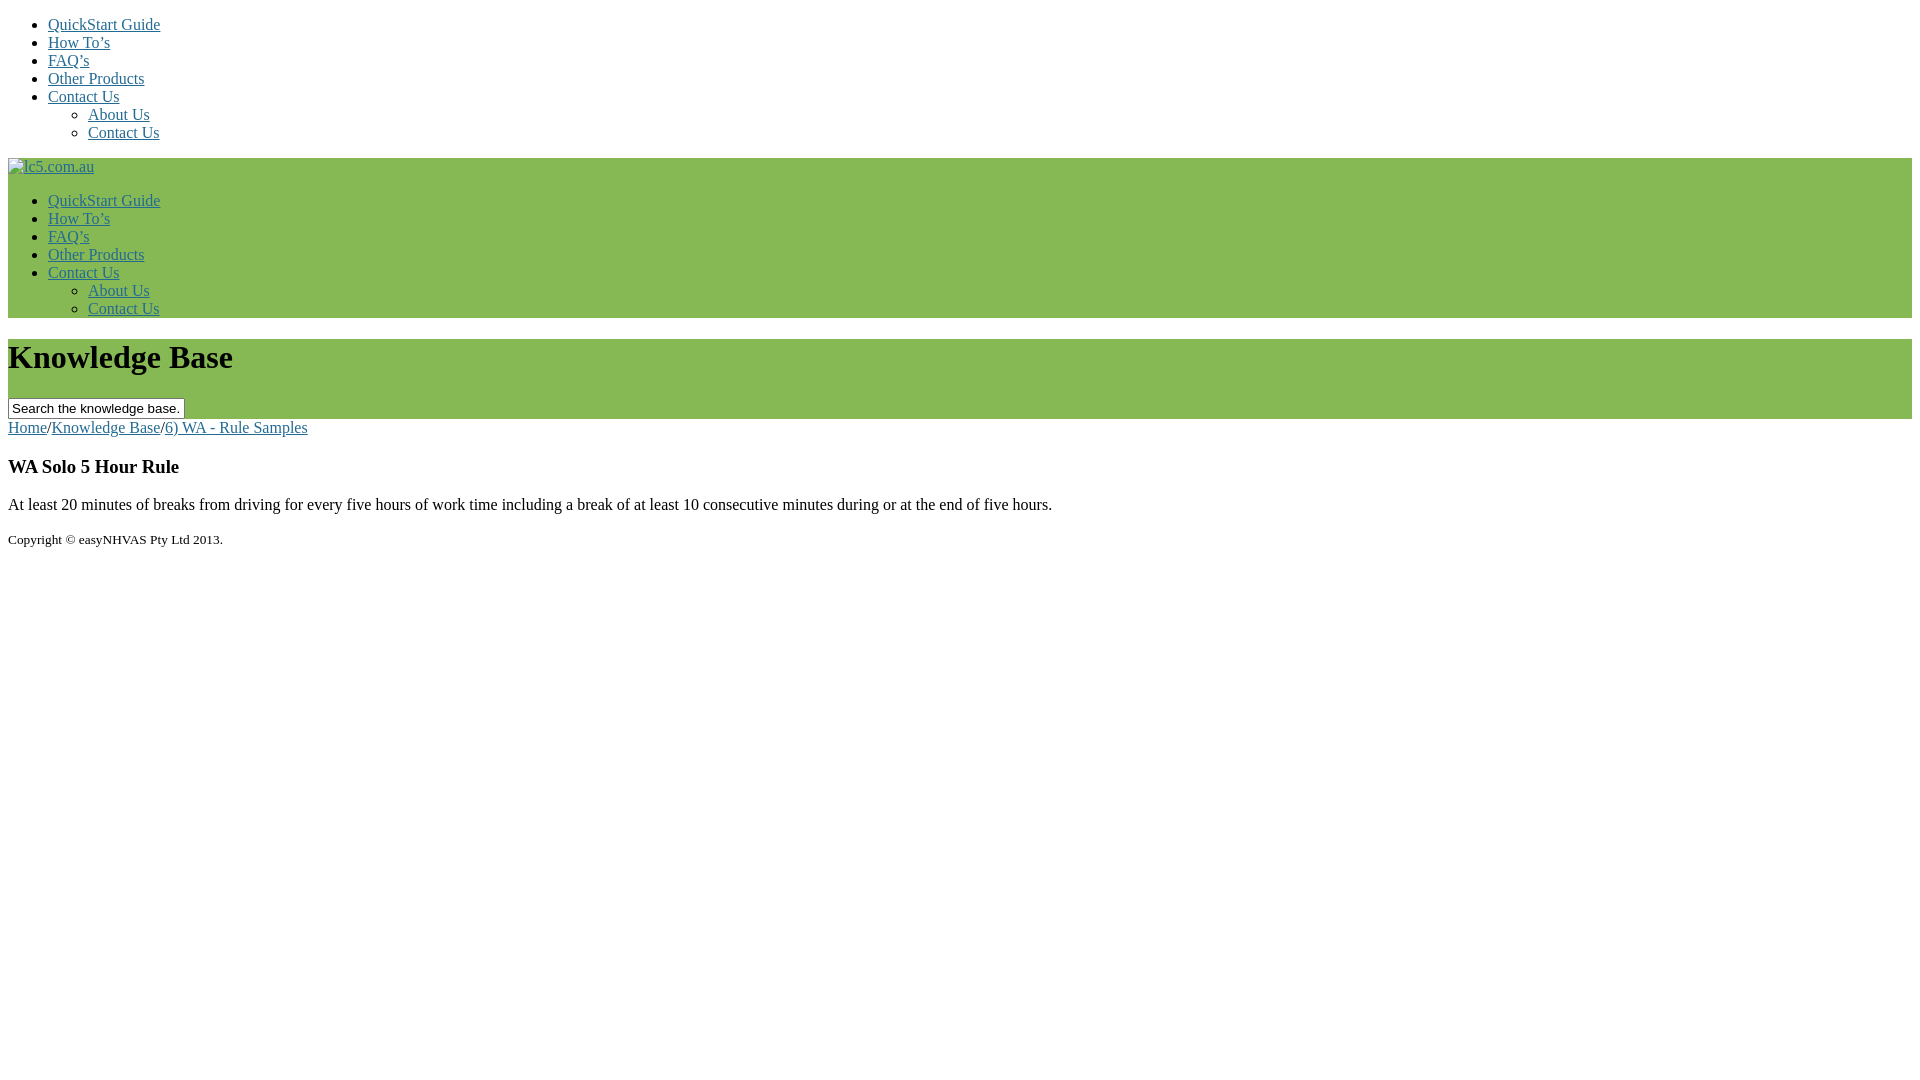  I want to click on 'Knowledge Base', so click(105, 426).